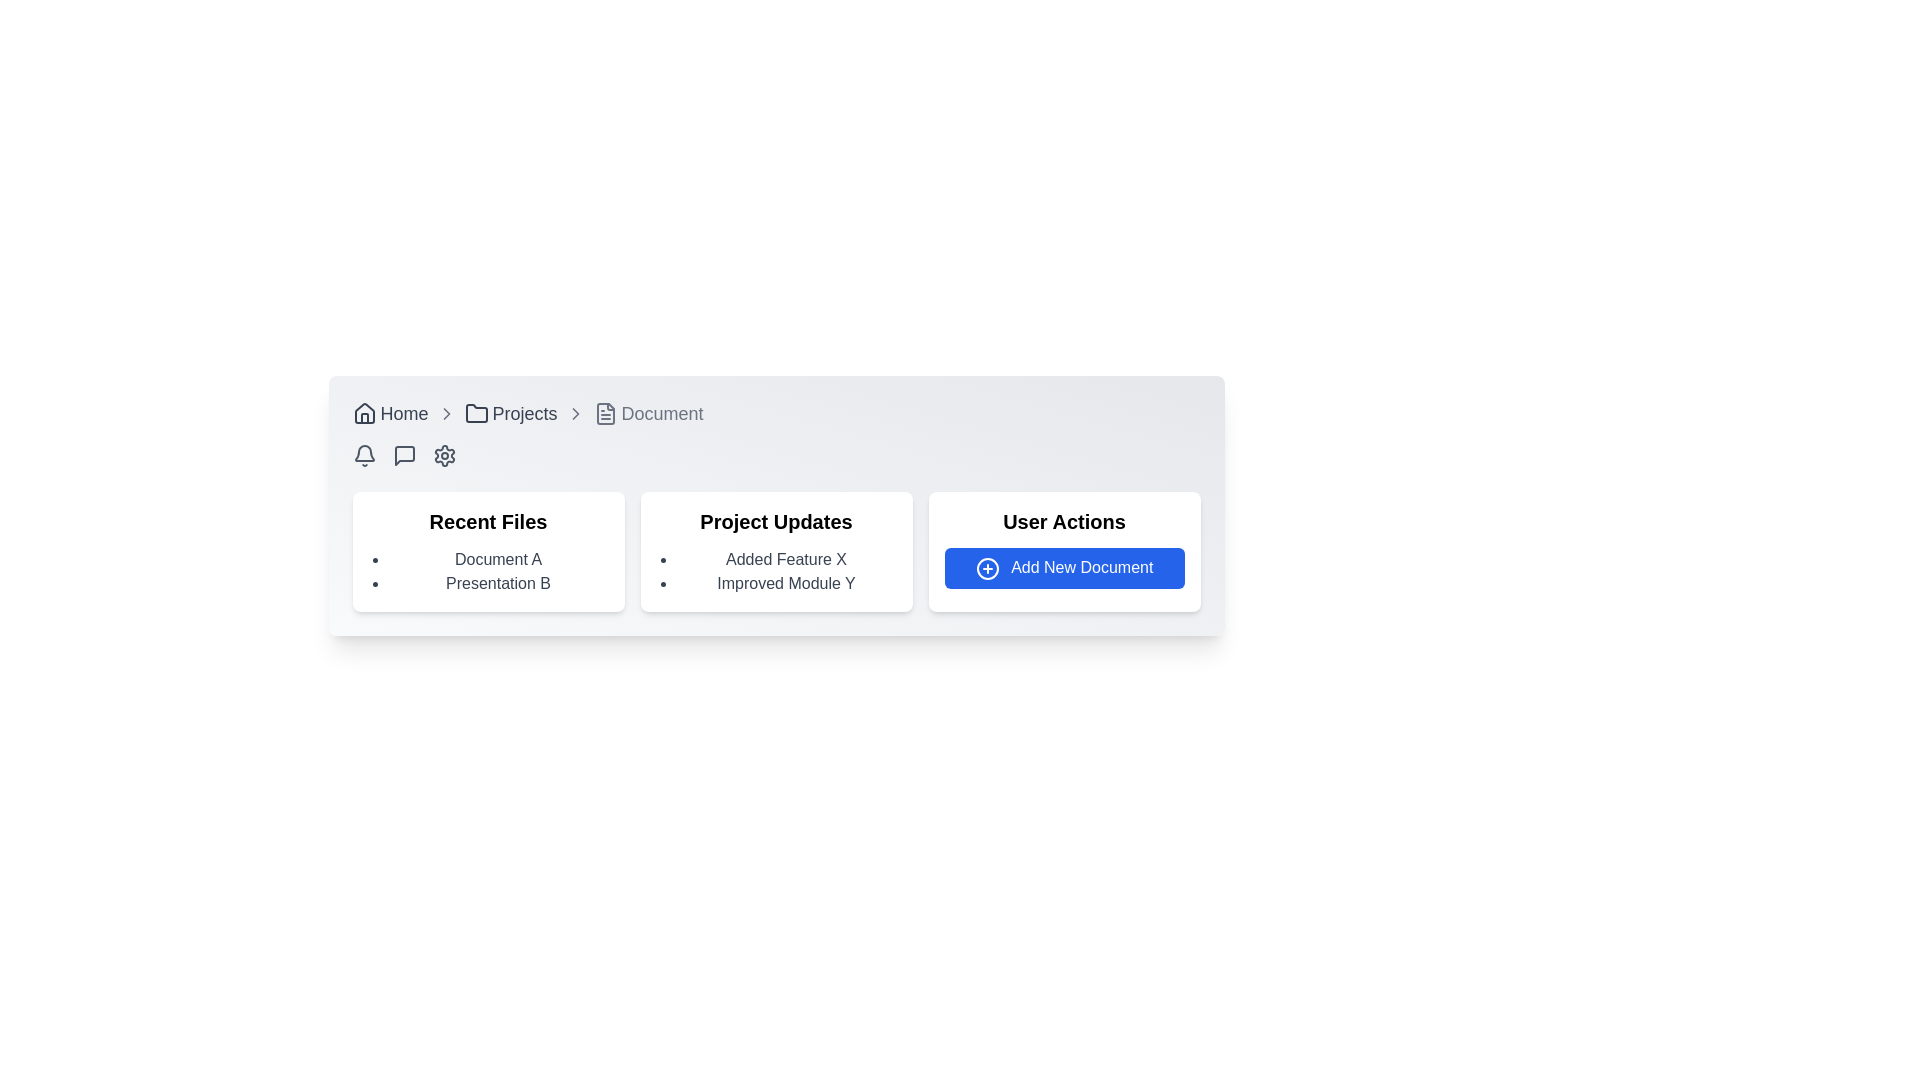 This screenshot has width=1920, height=1080. Describe the element at coordinates (364, 412) in the screenshot. I see `the 'Home' icon in the breadcrumb navigation UI` at that location.